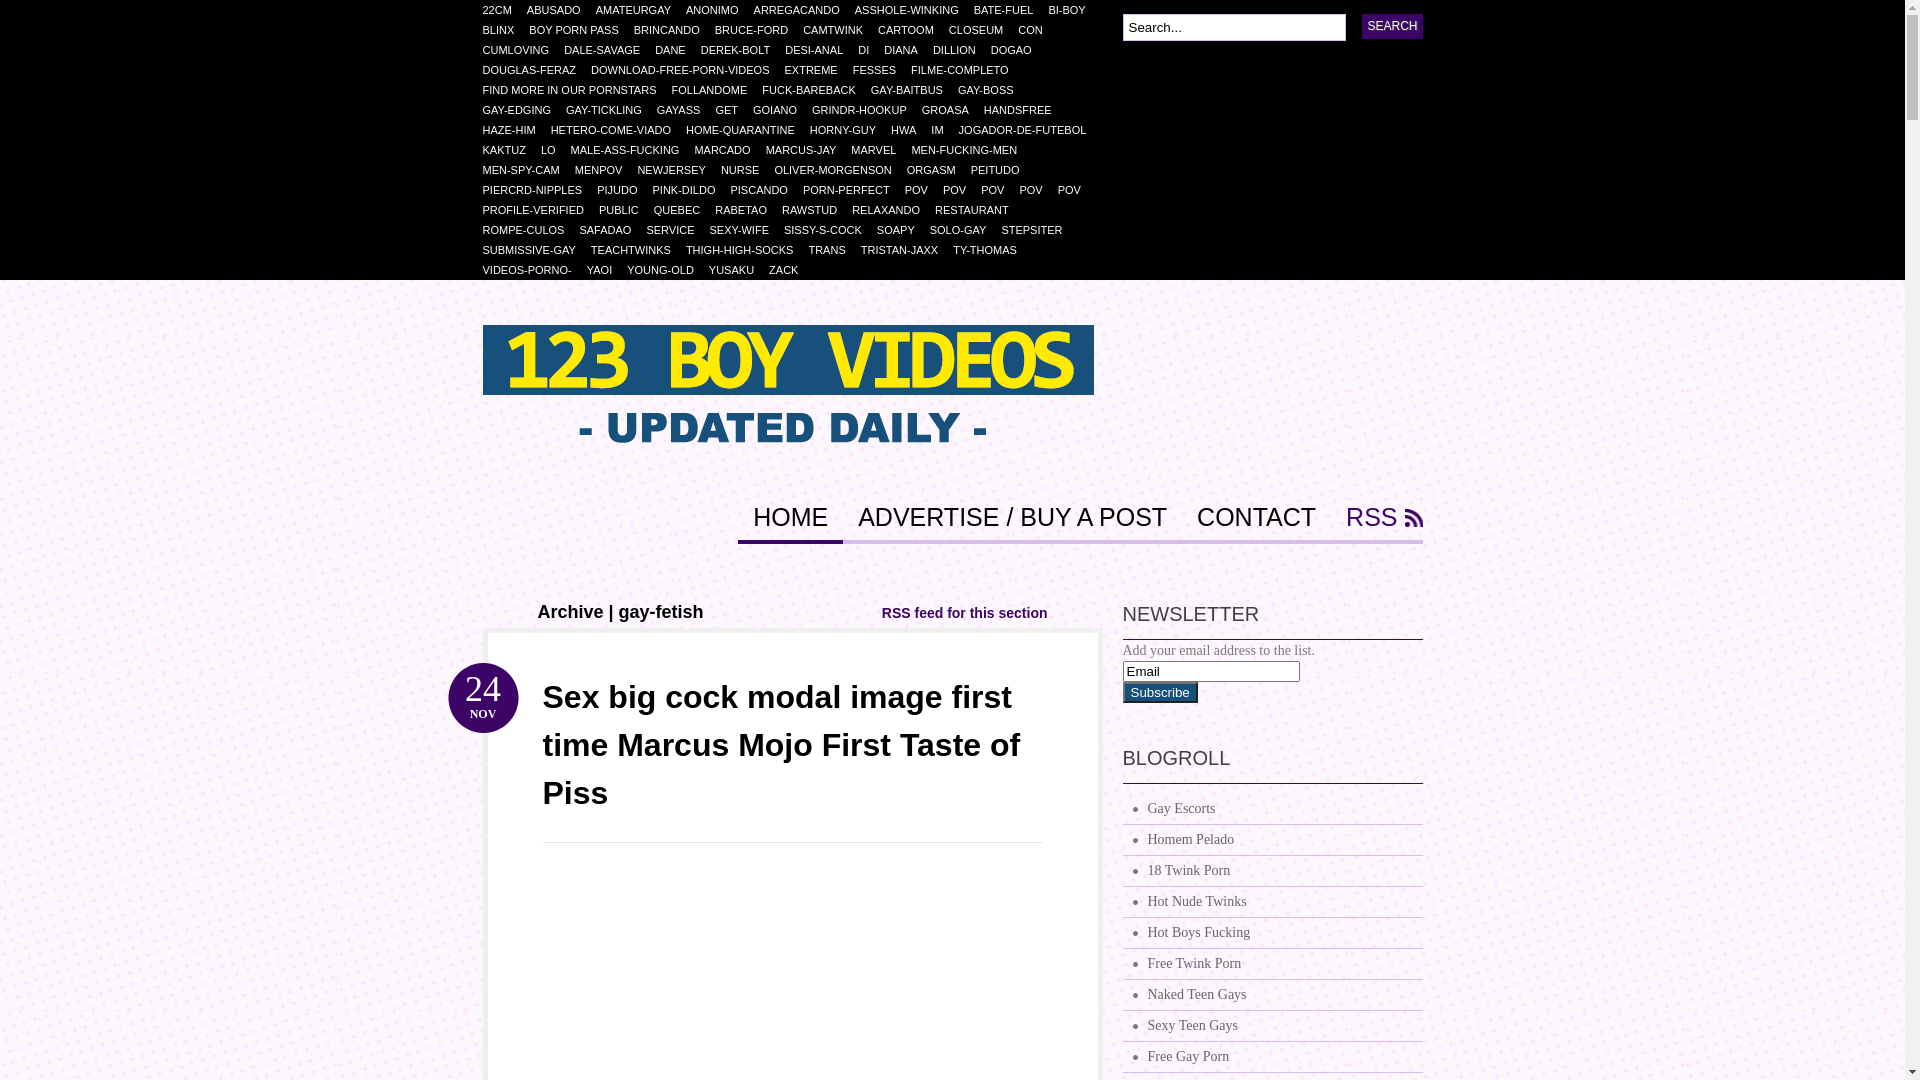  Describe the element at coordinates (667, 270) in the screenshot. I see `'YOUNG-OLD'` at that location.